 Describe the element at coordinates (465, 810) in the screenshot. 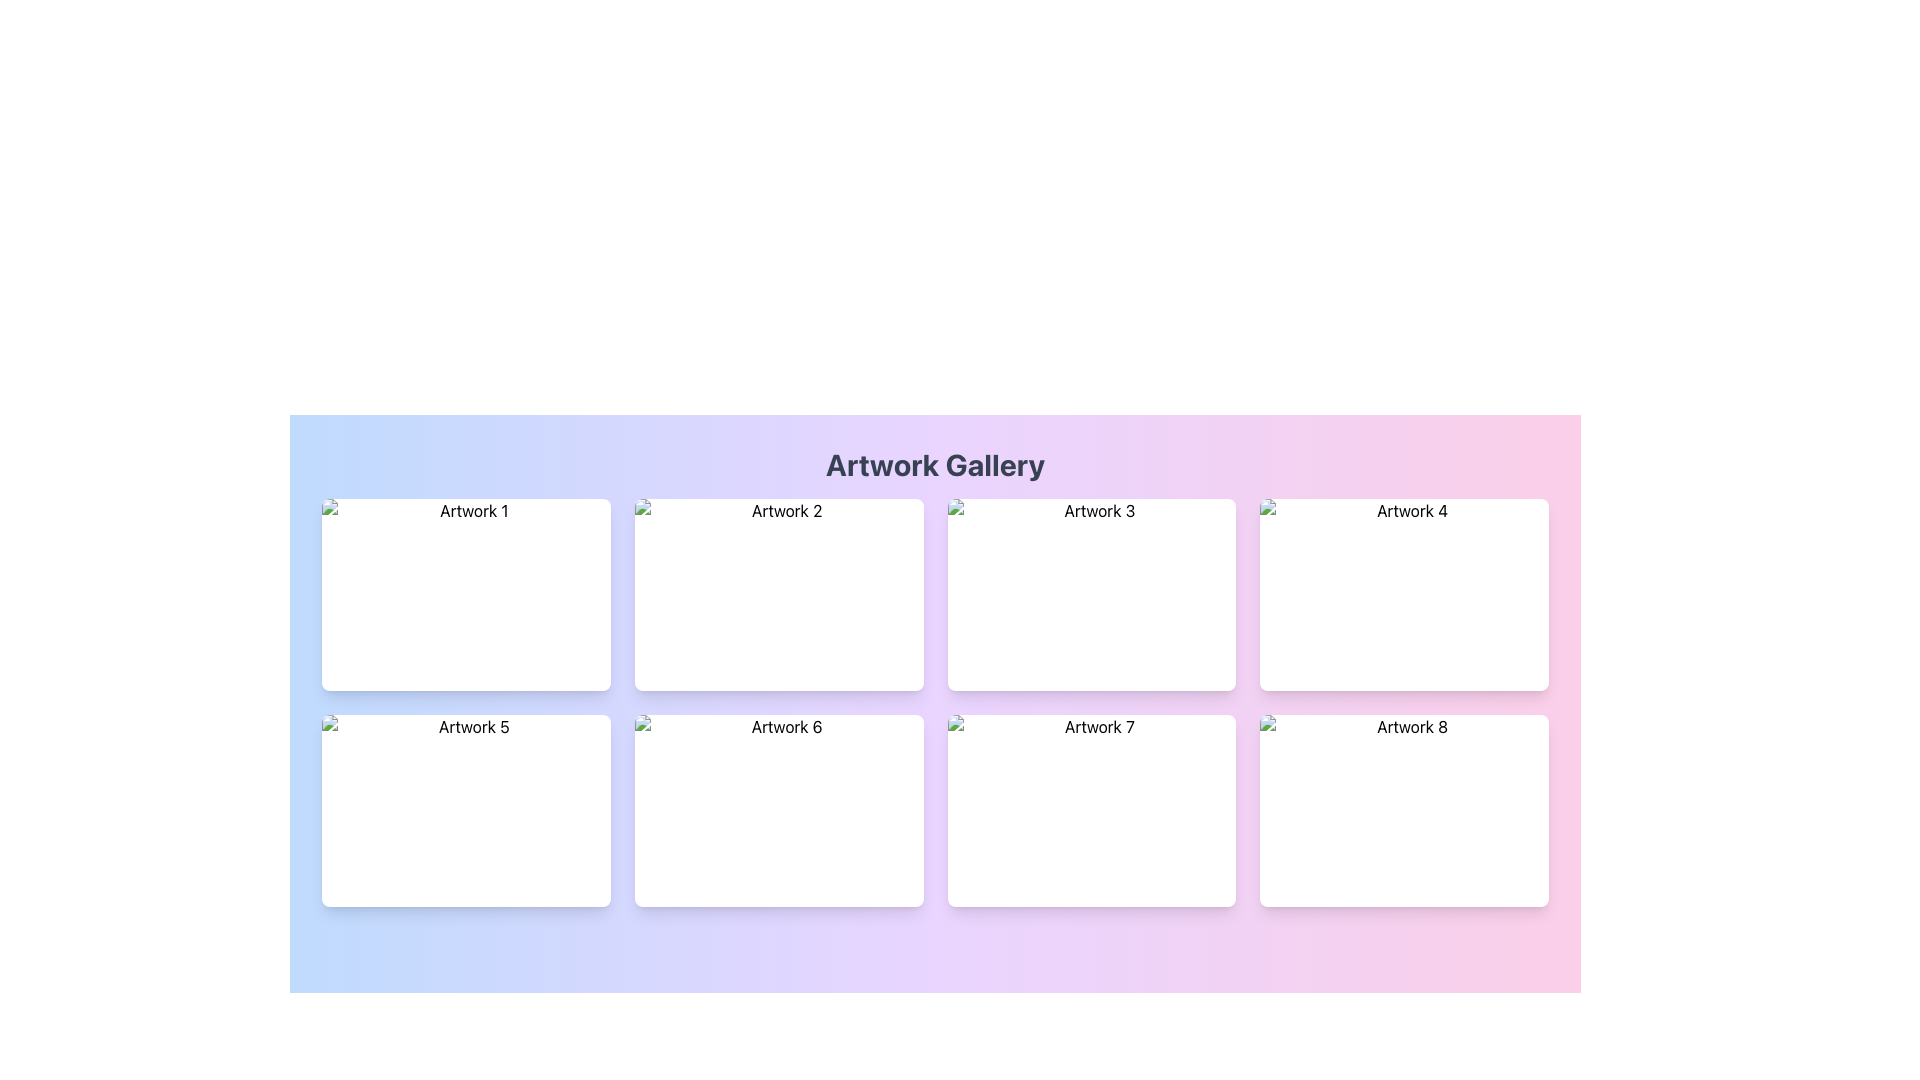

I see `the fifth card in the grid layout, which has a white background, rounded corners, and a shadow effect, labeled 'Artwork 5'` at that location.